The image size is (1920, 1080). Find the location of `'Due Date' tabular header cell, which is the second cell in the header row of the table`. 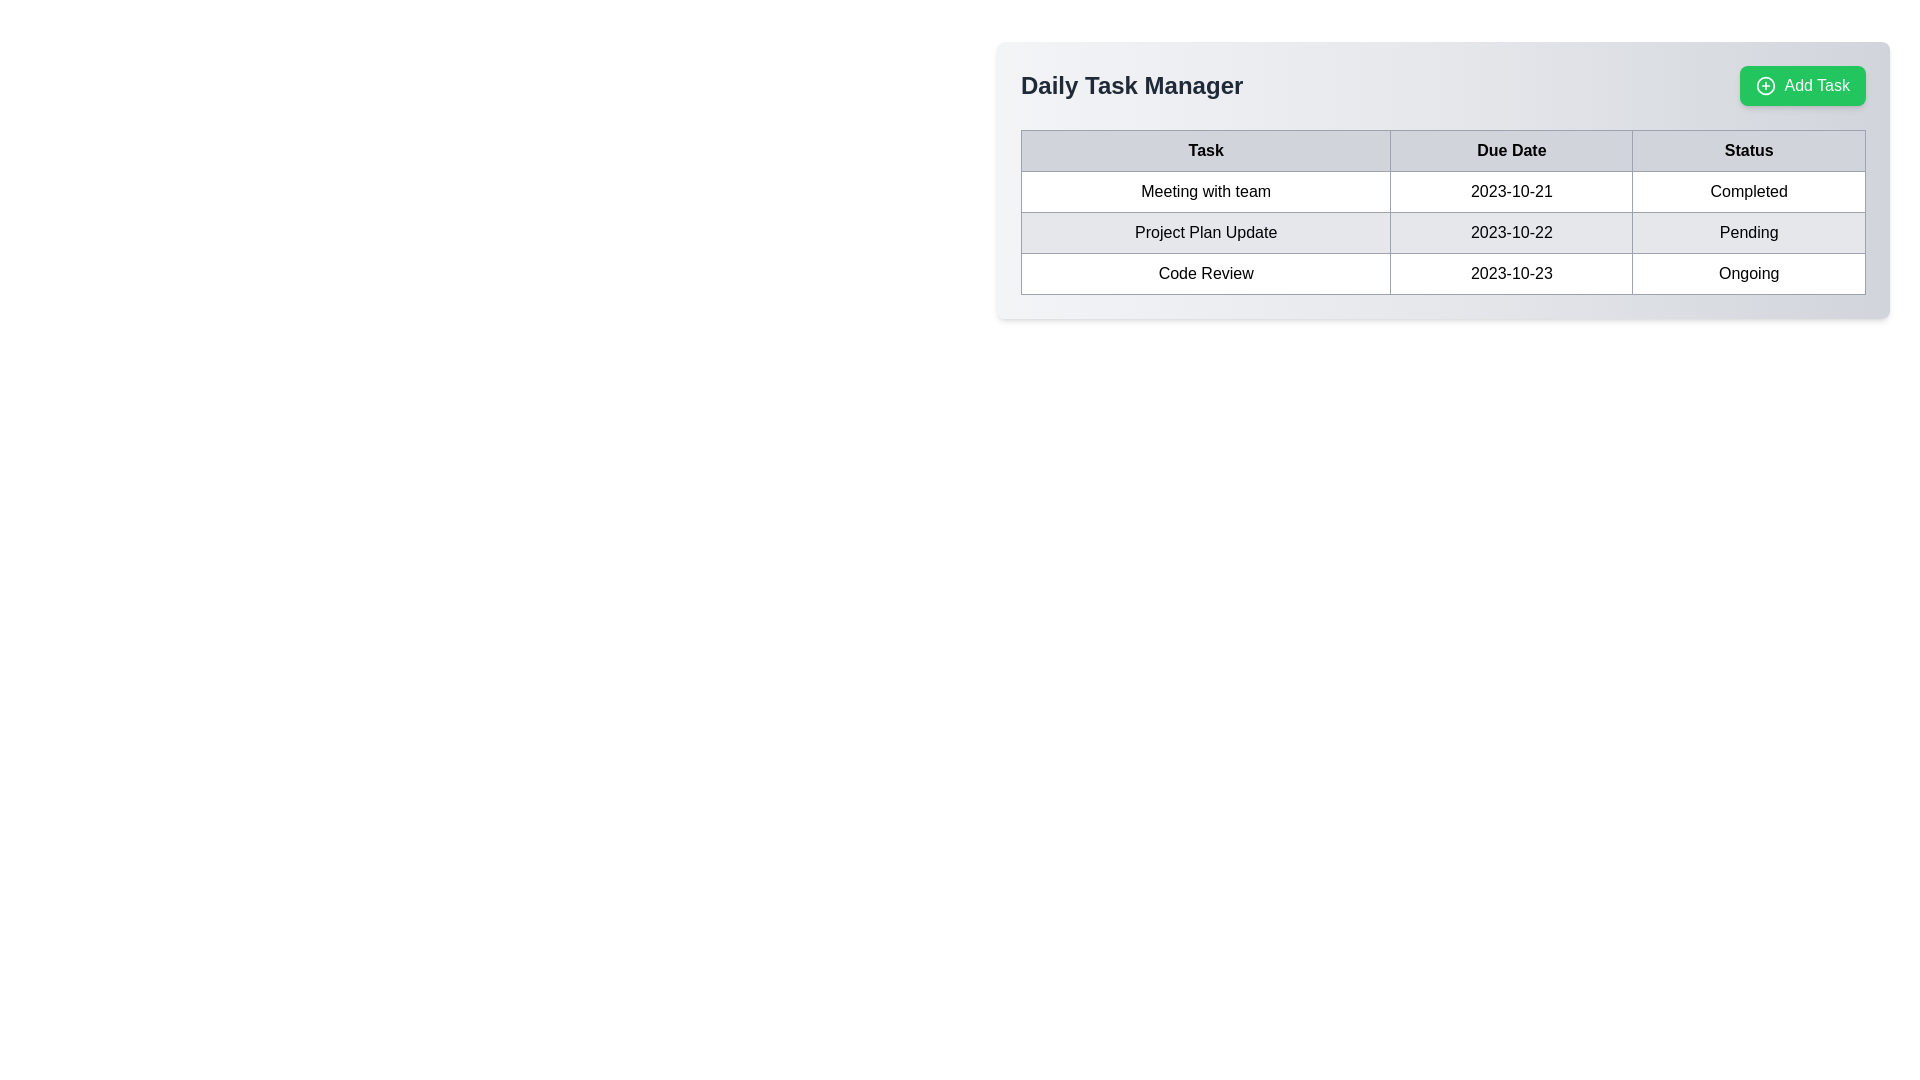

'Due Date' tabular header cell, which is the second cell in the header row of the table is located at coordinates (1511, 149).